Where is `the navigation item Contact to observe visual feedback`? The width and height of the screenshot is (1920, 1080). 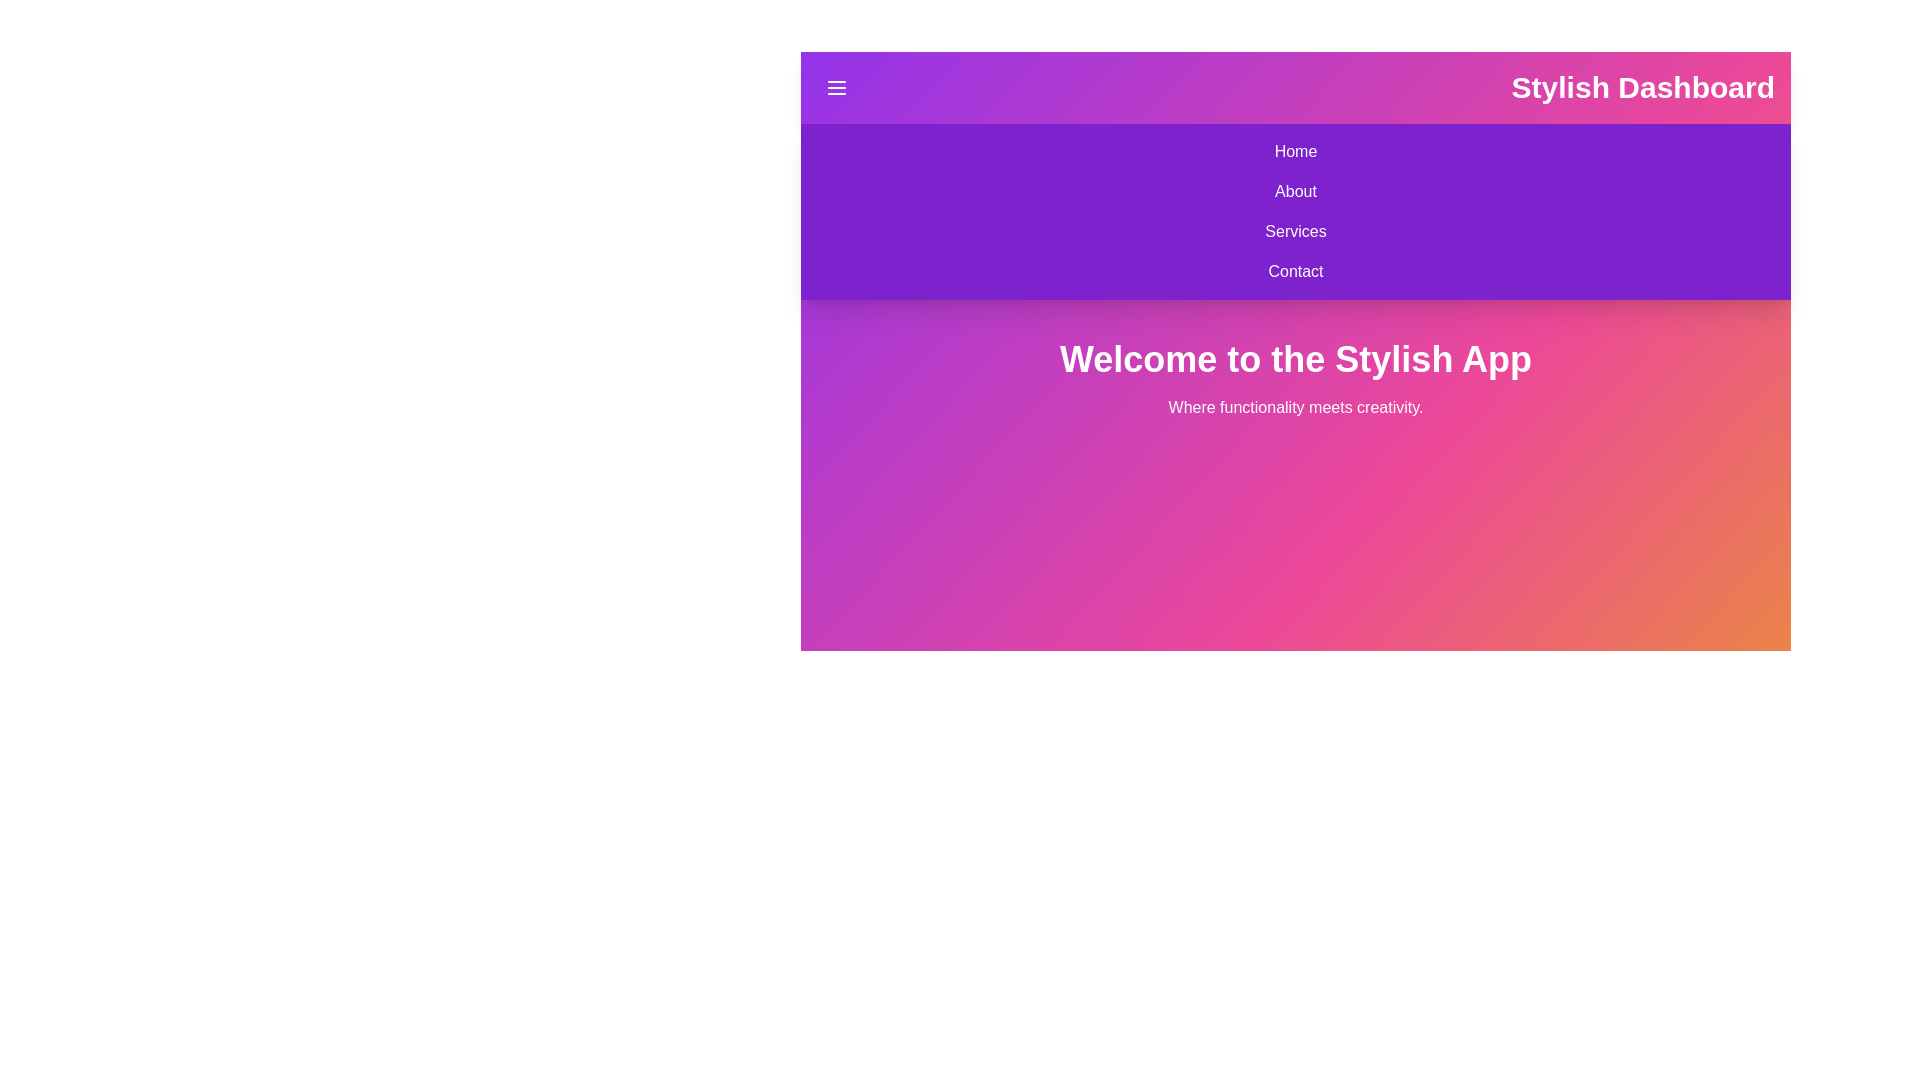 the navigation item Contact to observe visual feedback is located at coordinates (1296, 272).